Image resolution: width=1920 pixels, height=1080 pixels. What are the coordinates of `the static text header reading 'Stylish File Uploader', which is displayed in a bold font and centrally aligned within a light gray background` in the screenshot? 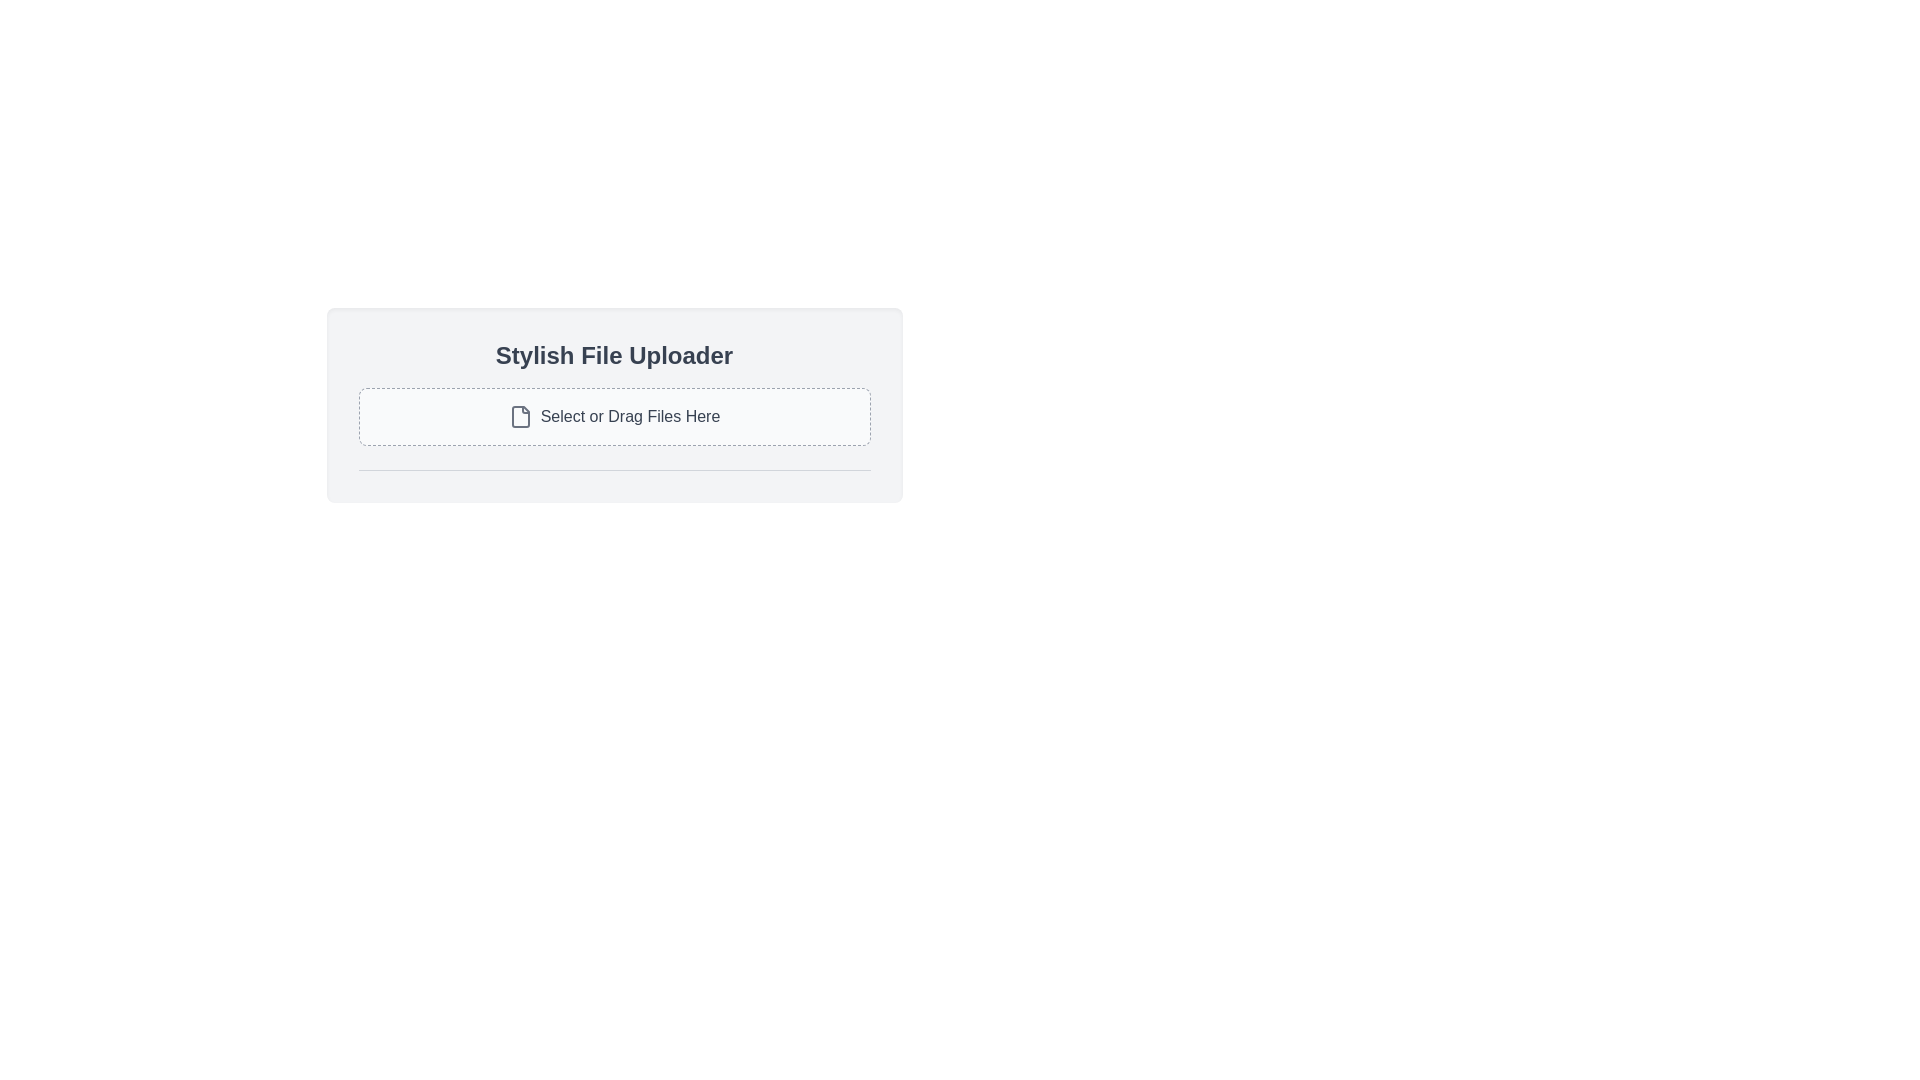 It's located at (613, 354).